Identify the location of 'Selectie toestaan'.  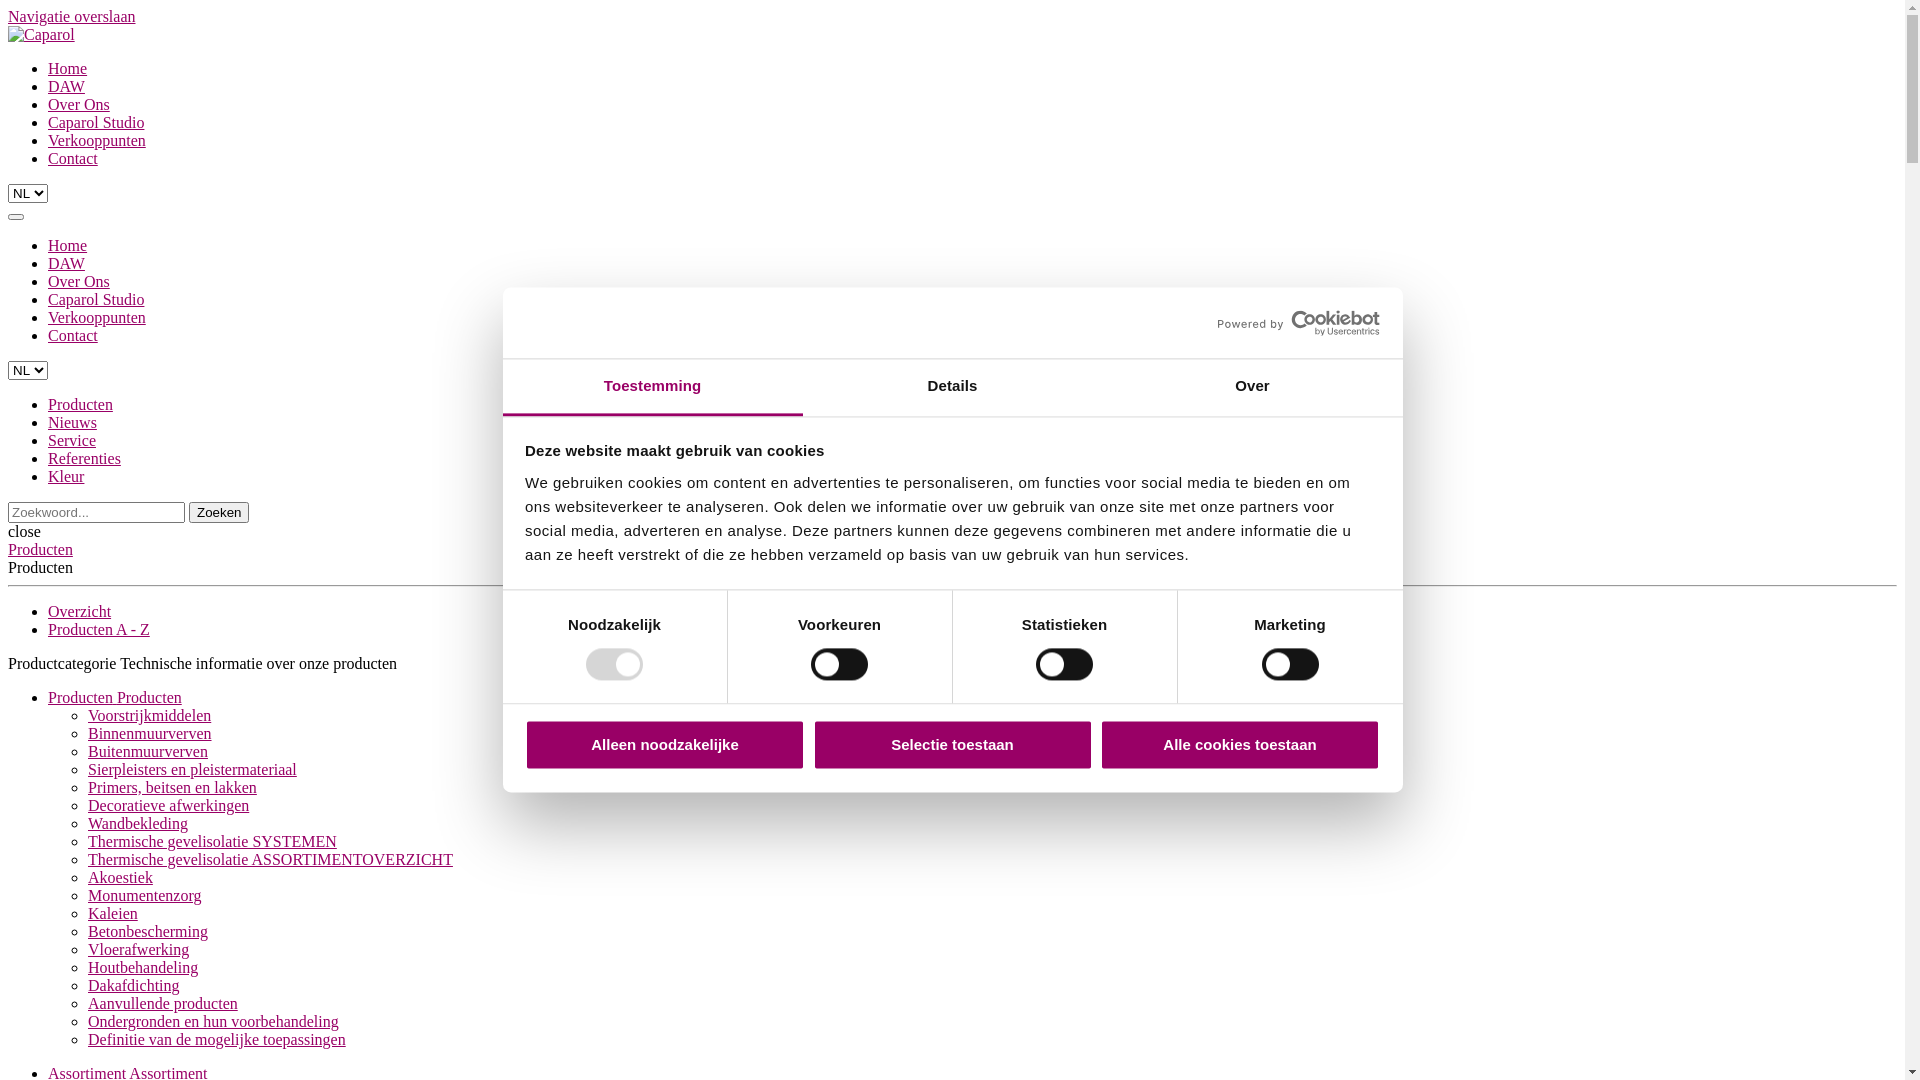
(950, 744).